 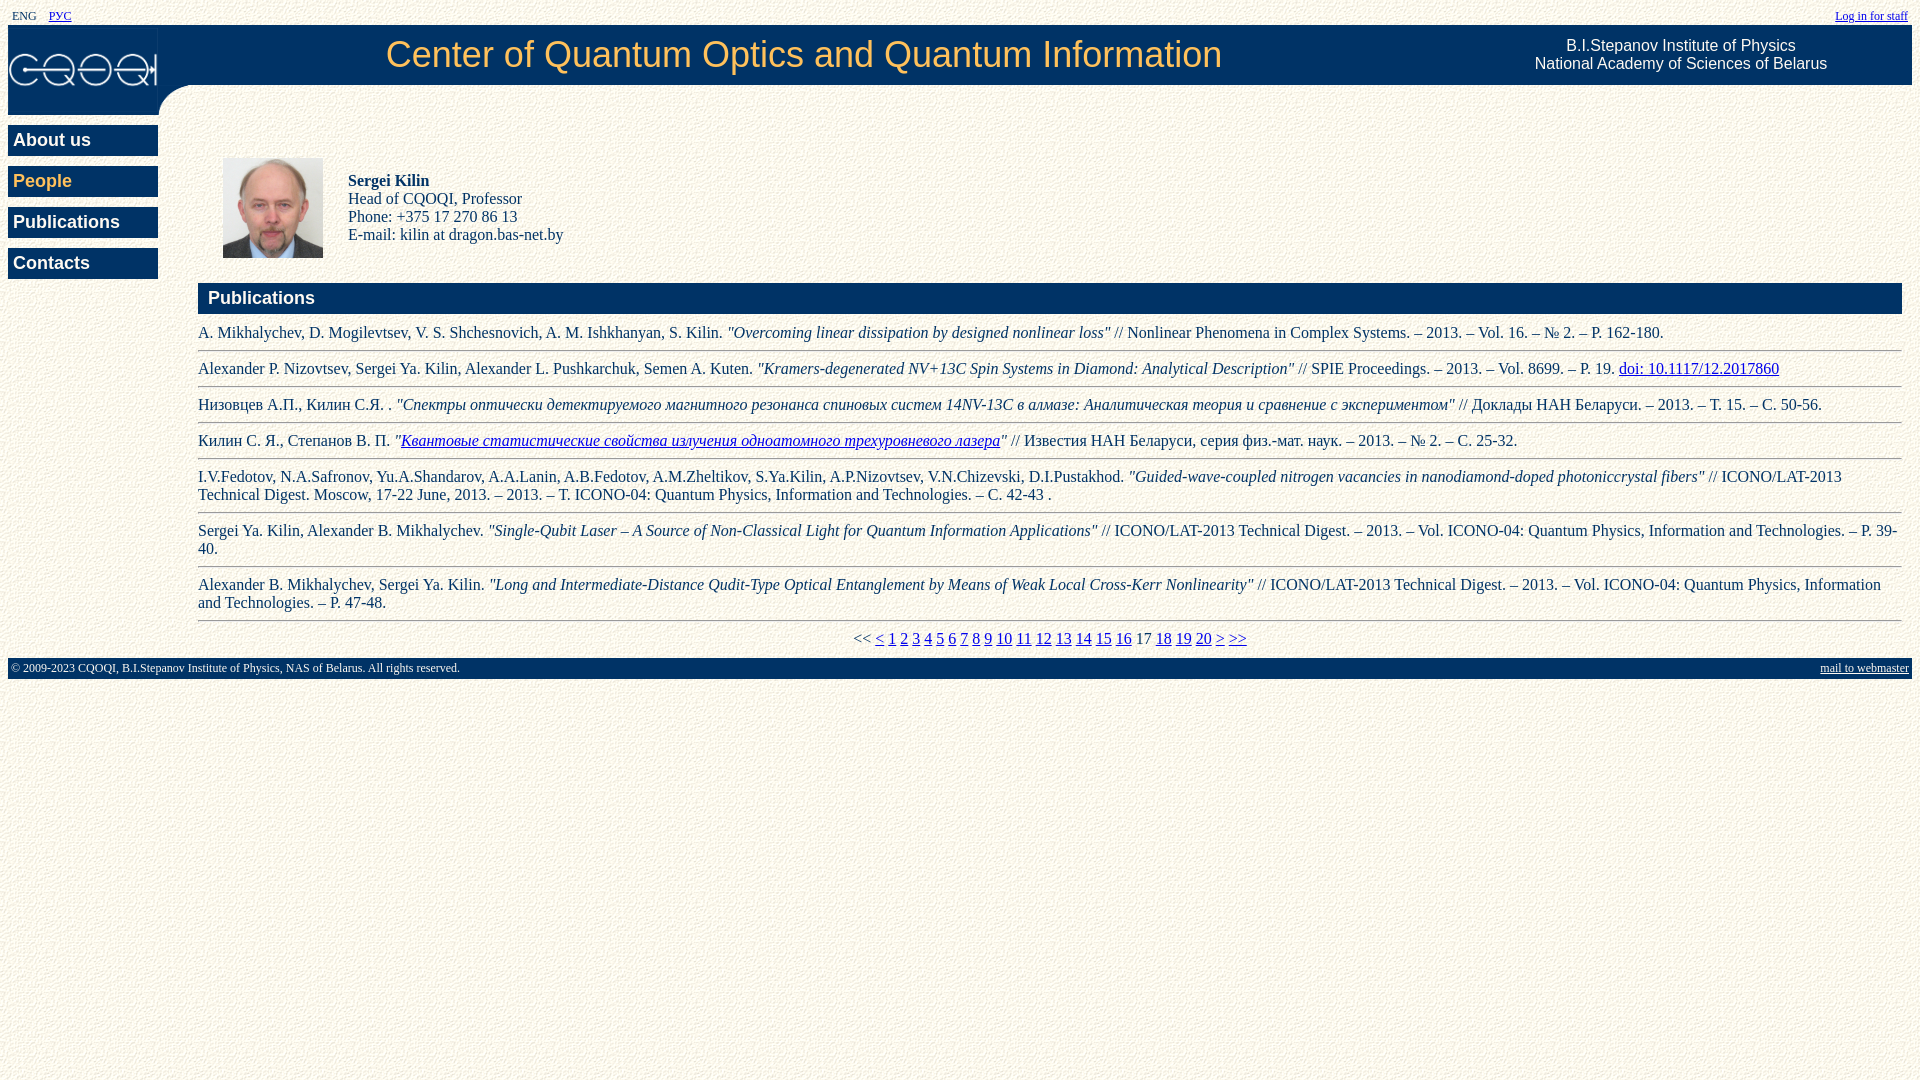 I want to click on '1', so click(x=891, y=638).